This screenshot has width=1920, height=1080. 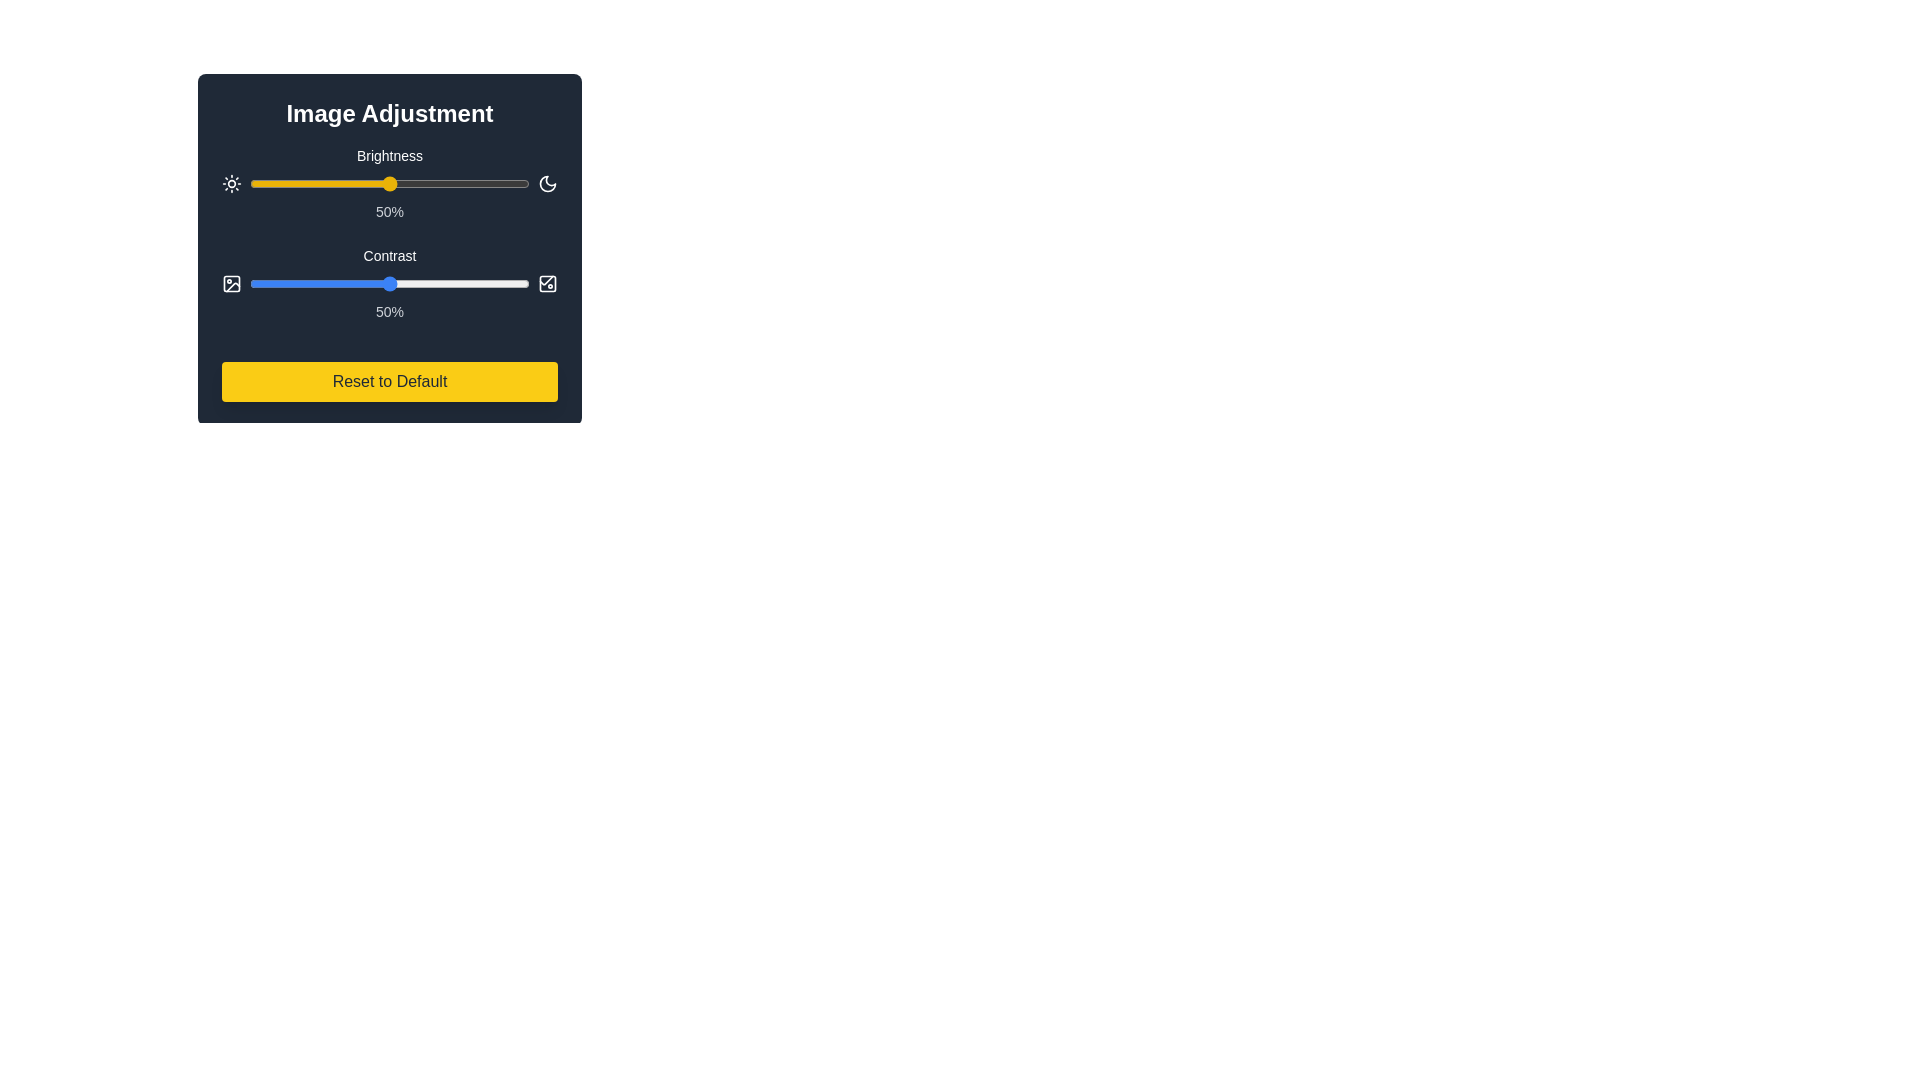 What do you see at coordinates (436, 184) in the screenshot?
I see `brightness` at bounding box center [436, 184].